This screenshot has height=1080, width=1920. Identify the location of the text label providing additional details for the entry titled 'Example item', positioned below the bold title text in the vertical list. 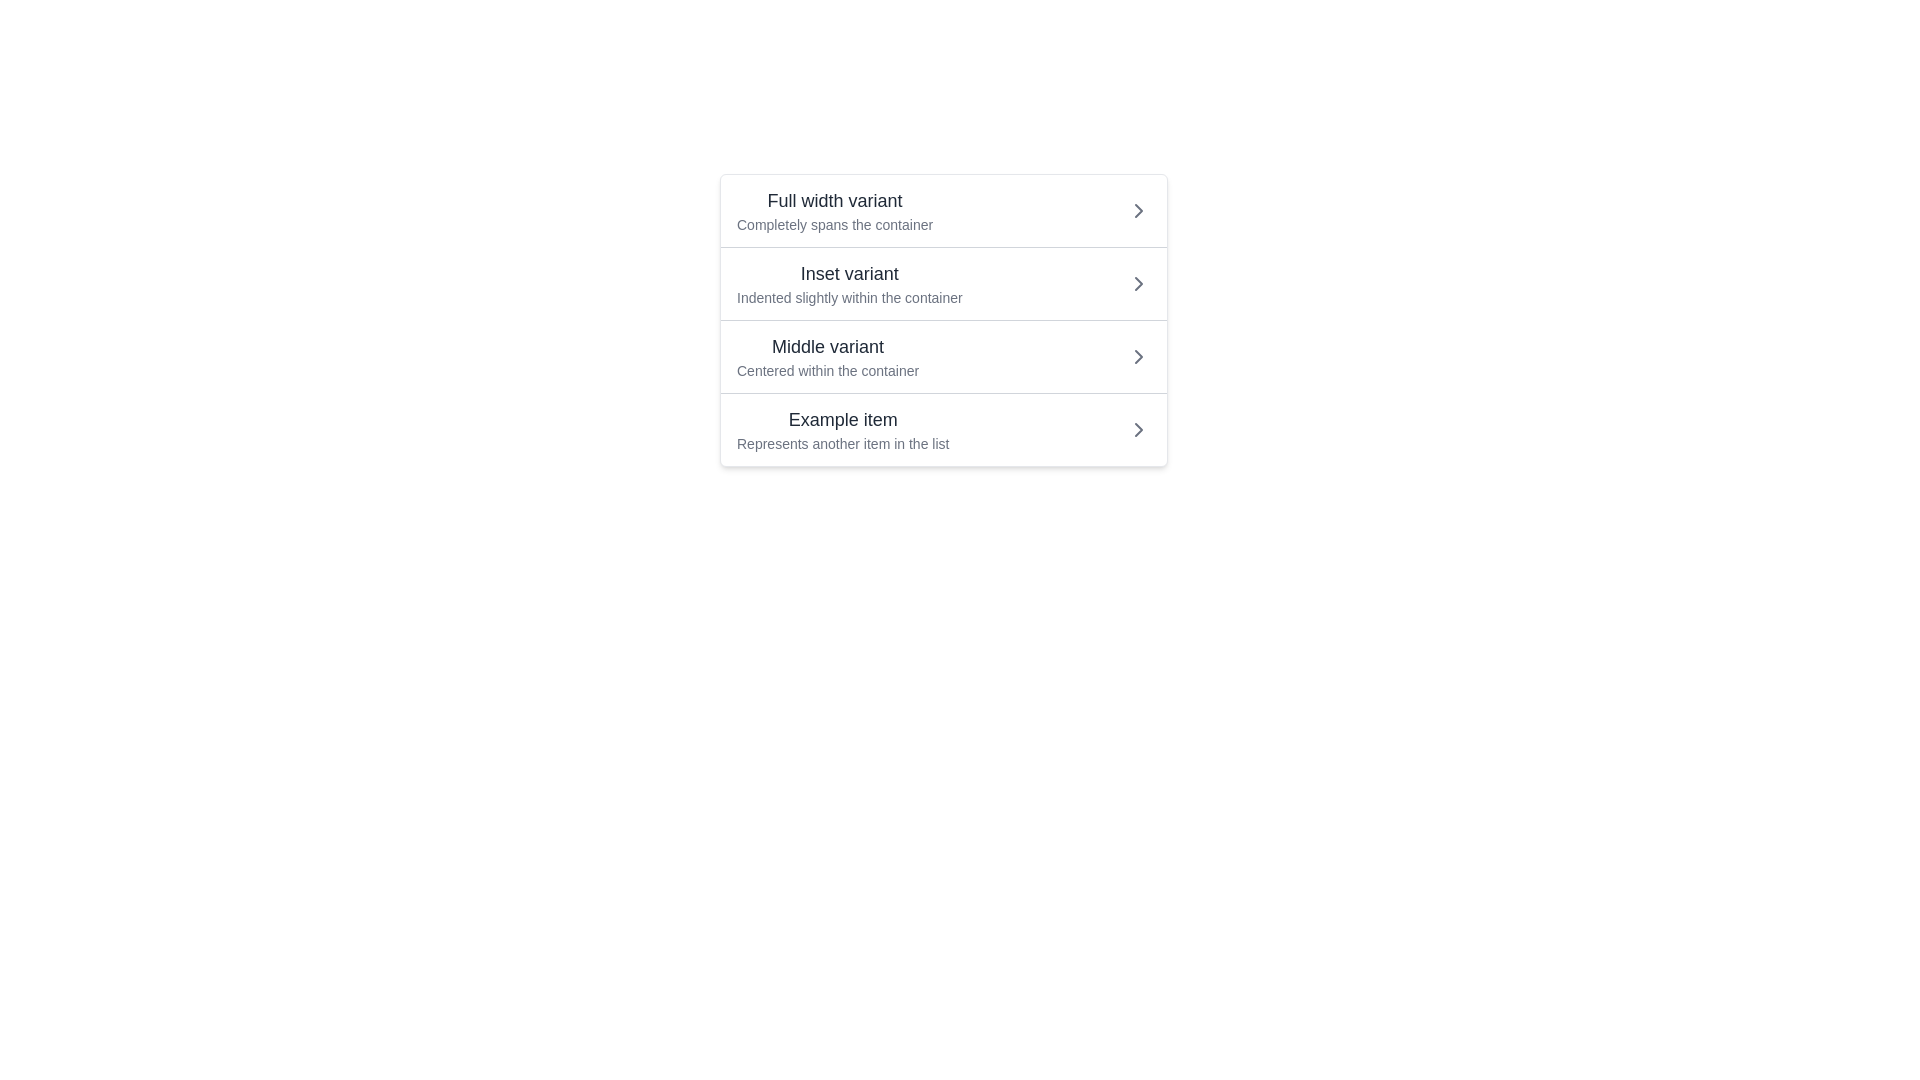
(843, 442).